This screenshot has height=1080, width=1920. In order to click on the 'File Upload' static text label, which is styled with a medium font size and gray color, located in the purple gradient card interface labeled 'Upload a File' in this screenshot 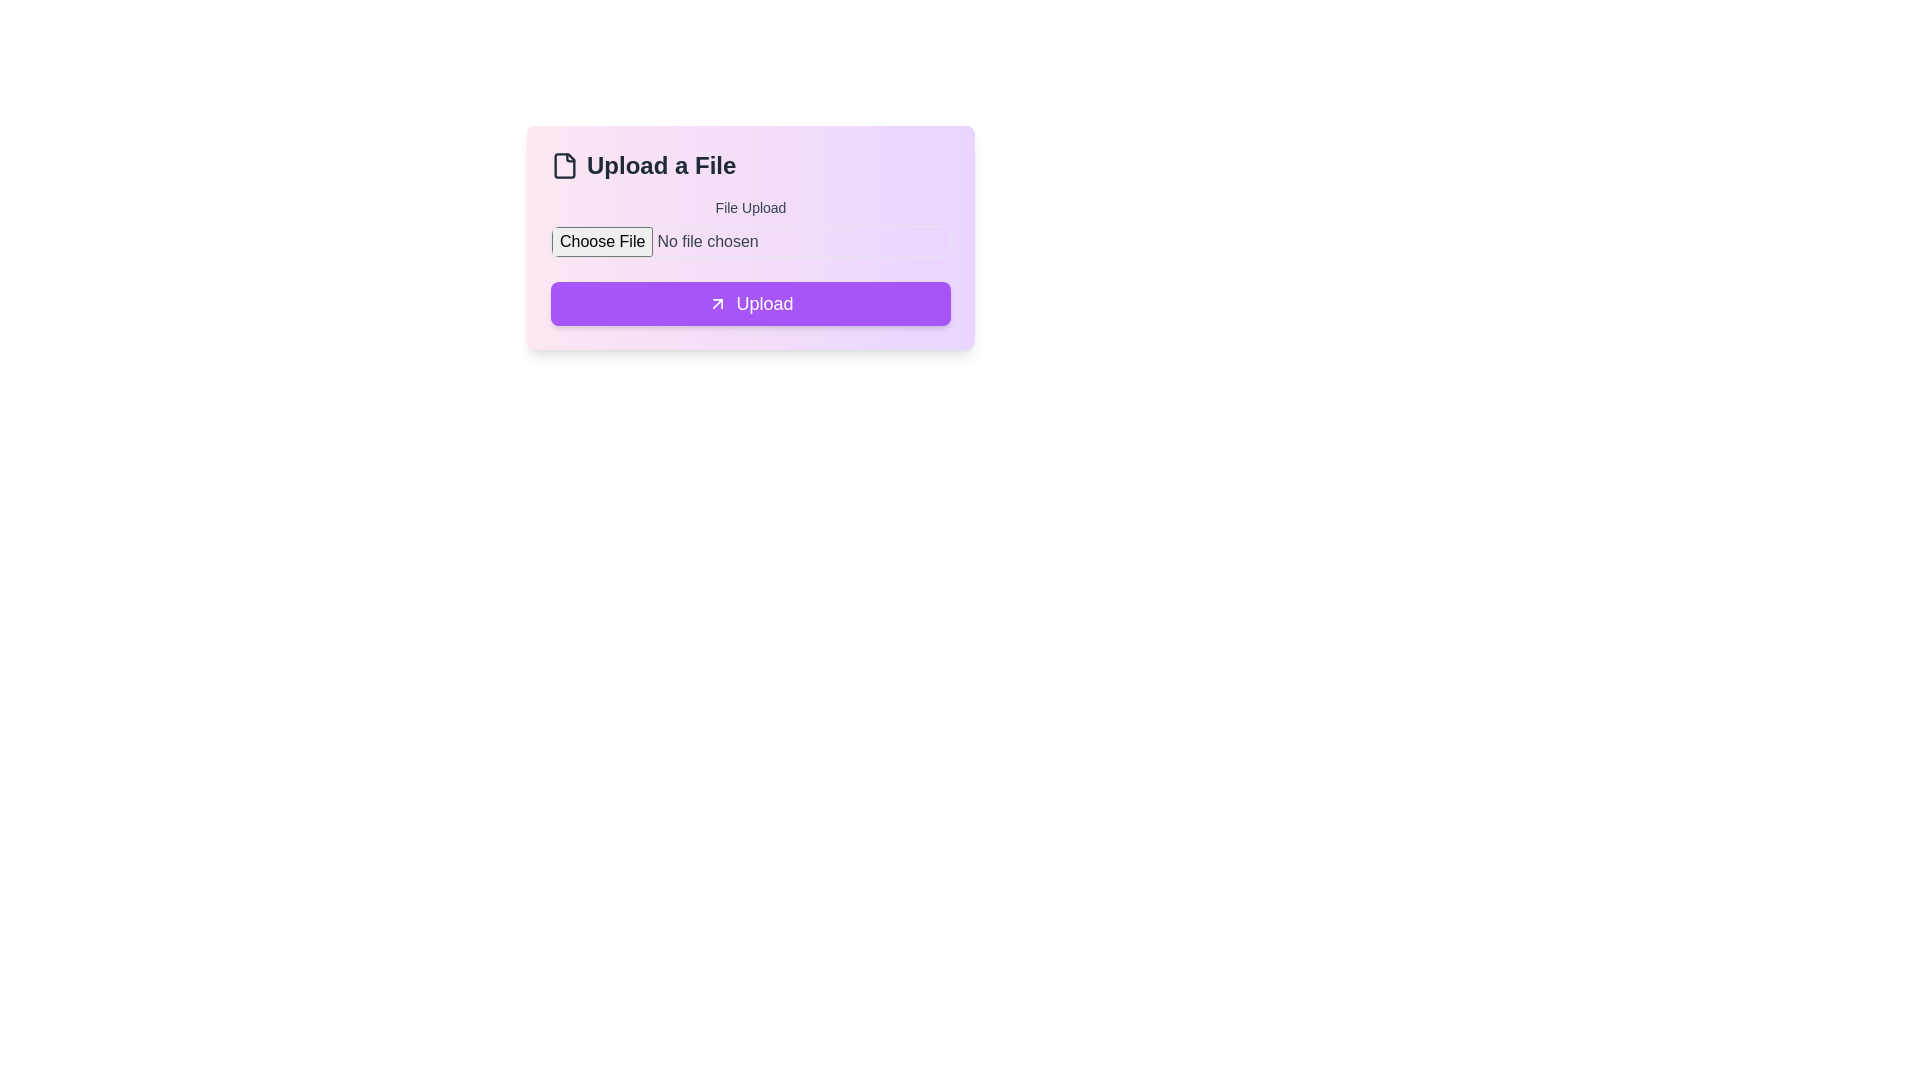, I will do `click(749, 208)`.